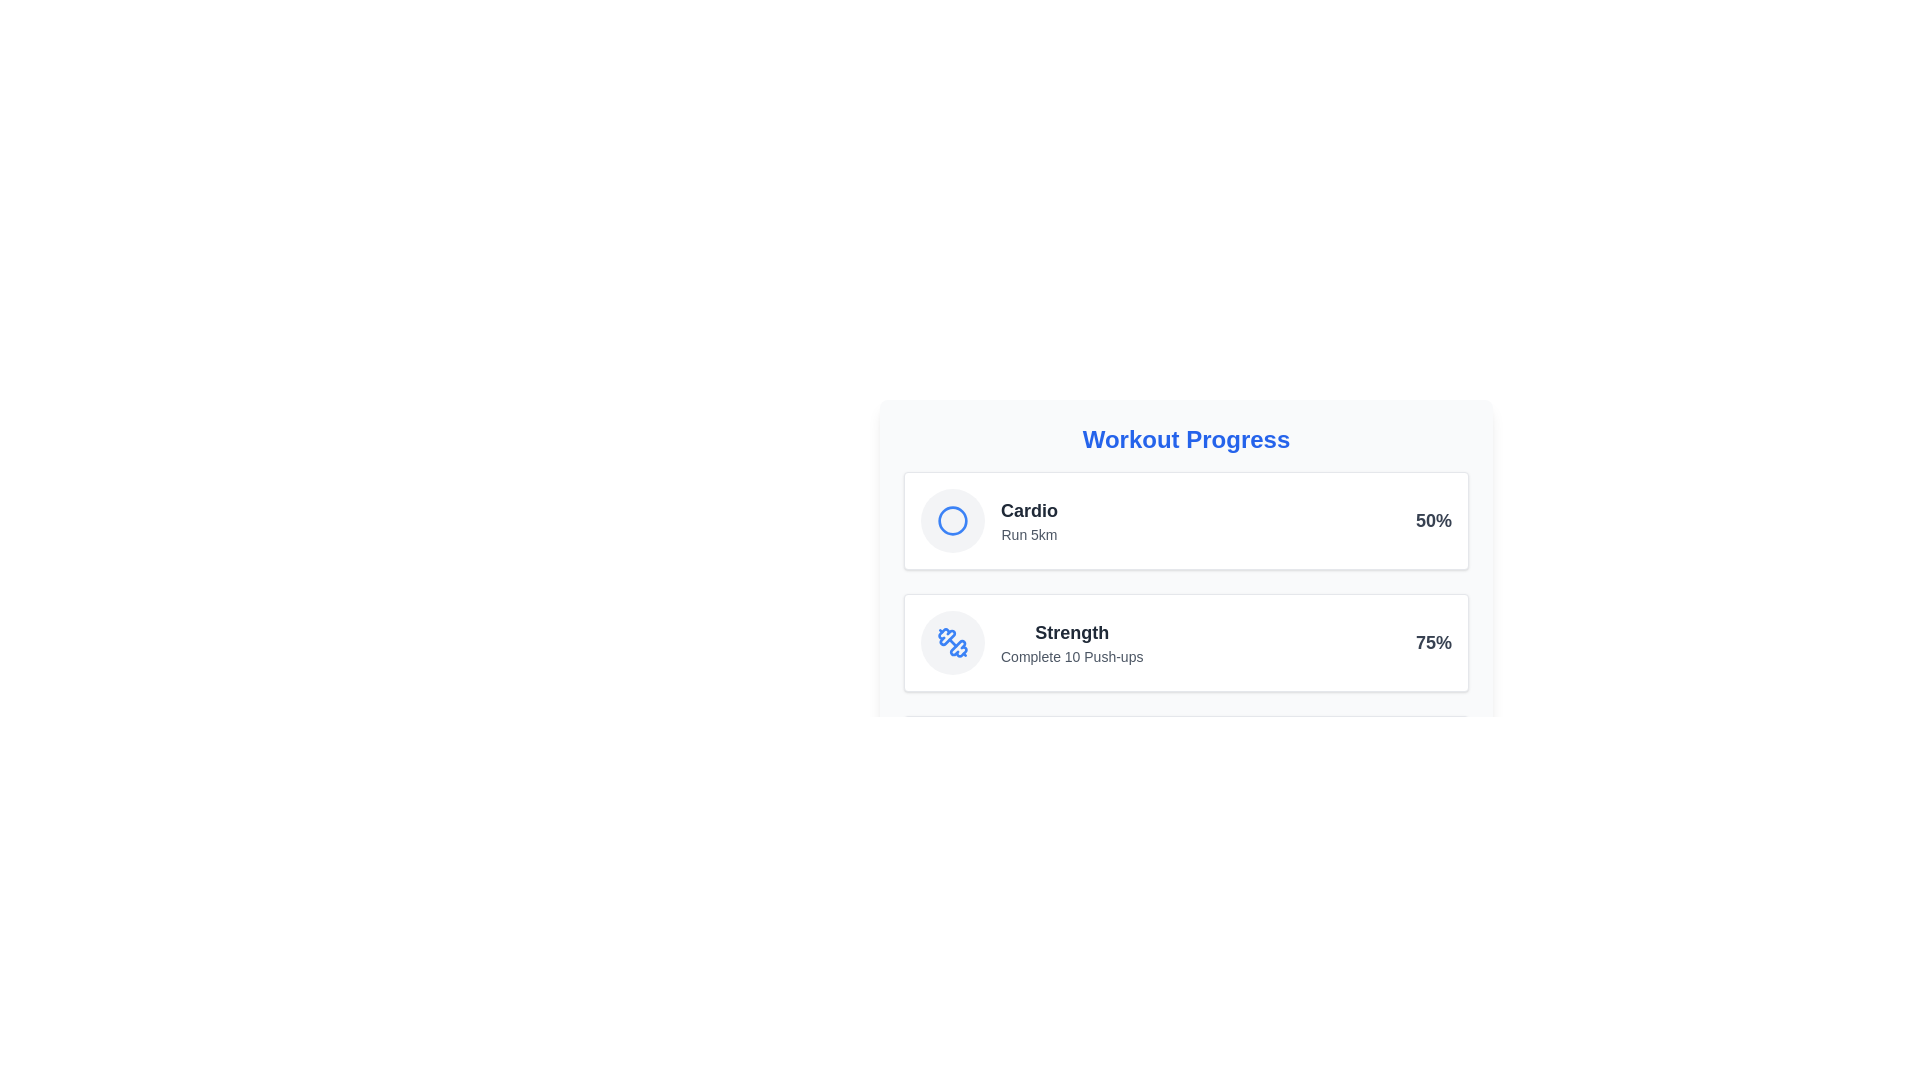  What do you see at coordinates (957, 648) in the screenshot?
I see `the 'Strength' workout goal icon, which is an SVG graphic located in the left-side icon area beside the text 'Strength' in the workout progress tracker` at bounding box center [957, 648].